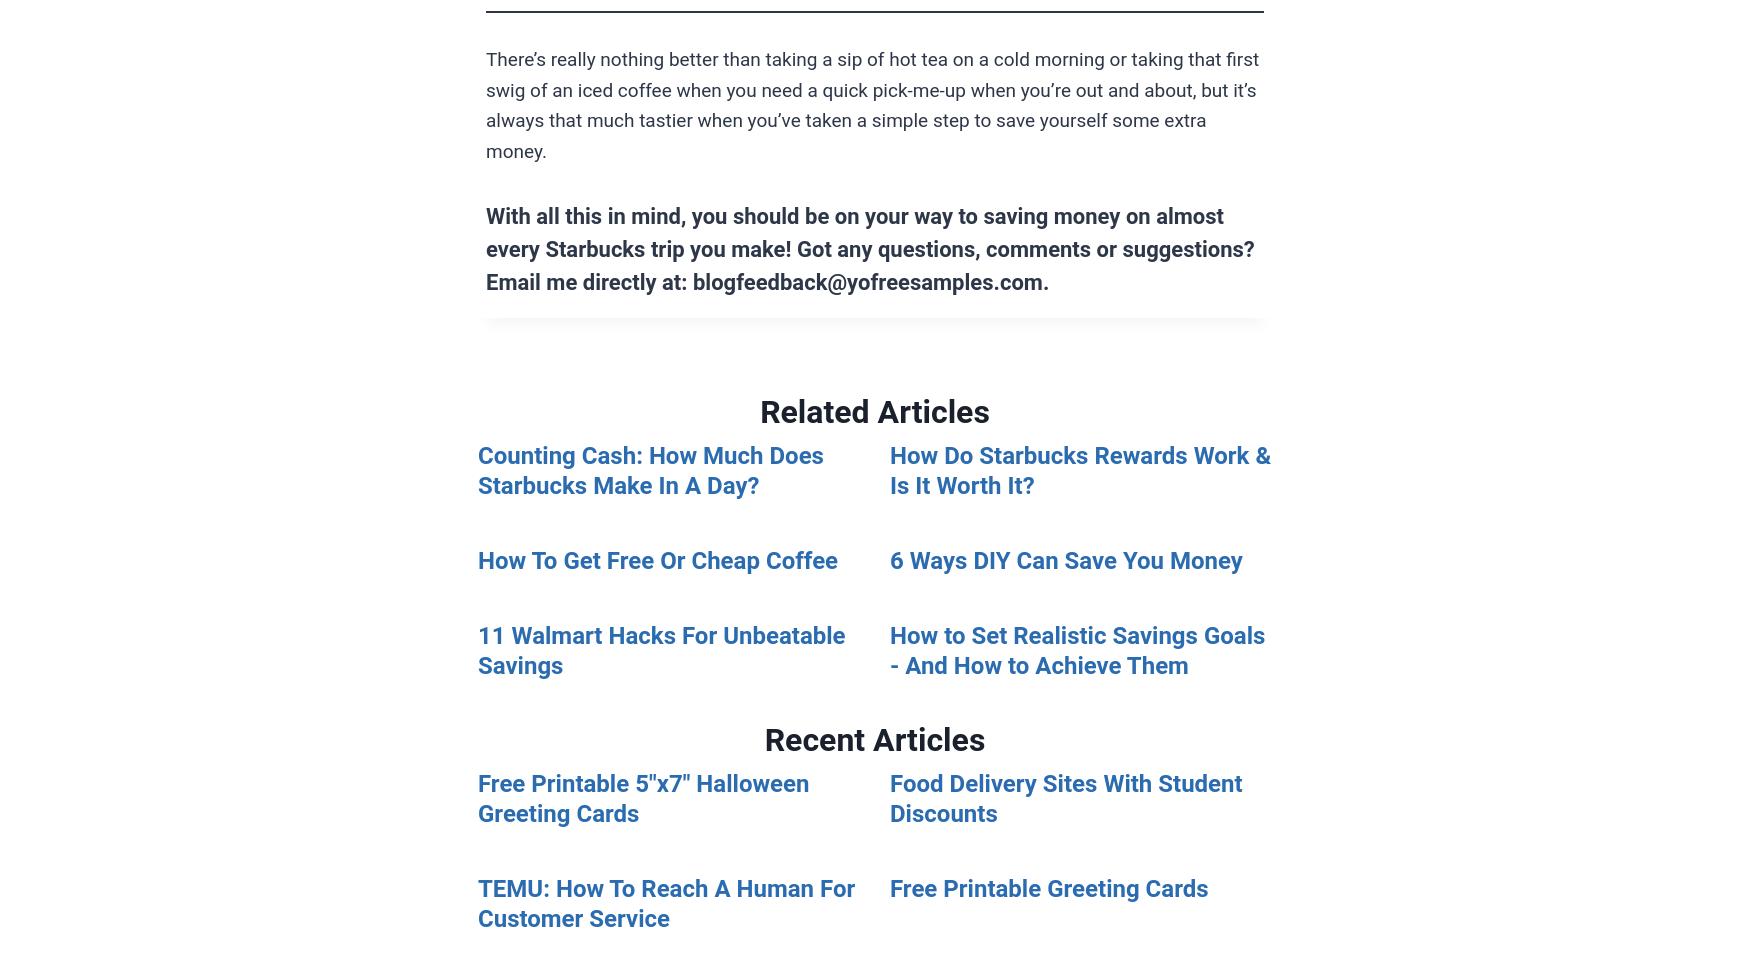 The image size is (1750, 962). Describe the element at coordinates (649, 470) in the screenshot. I see `'Counting Cash: How Much Does Starbucks Make In A Day?'` at that location.